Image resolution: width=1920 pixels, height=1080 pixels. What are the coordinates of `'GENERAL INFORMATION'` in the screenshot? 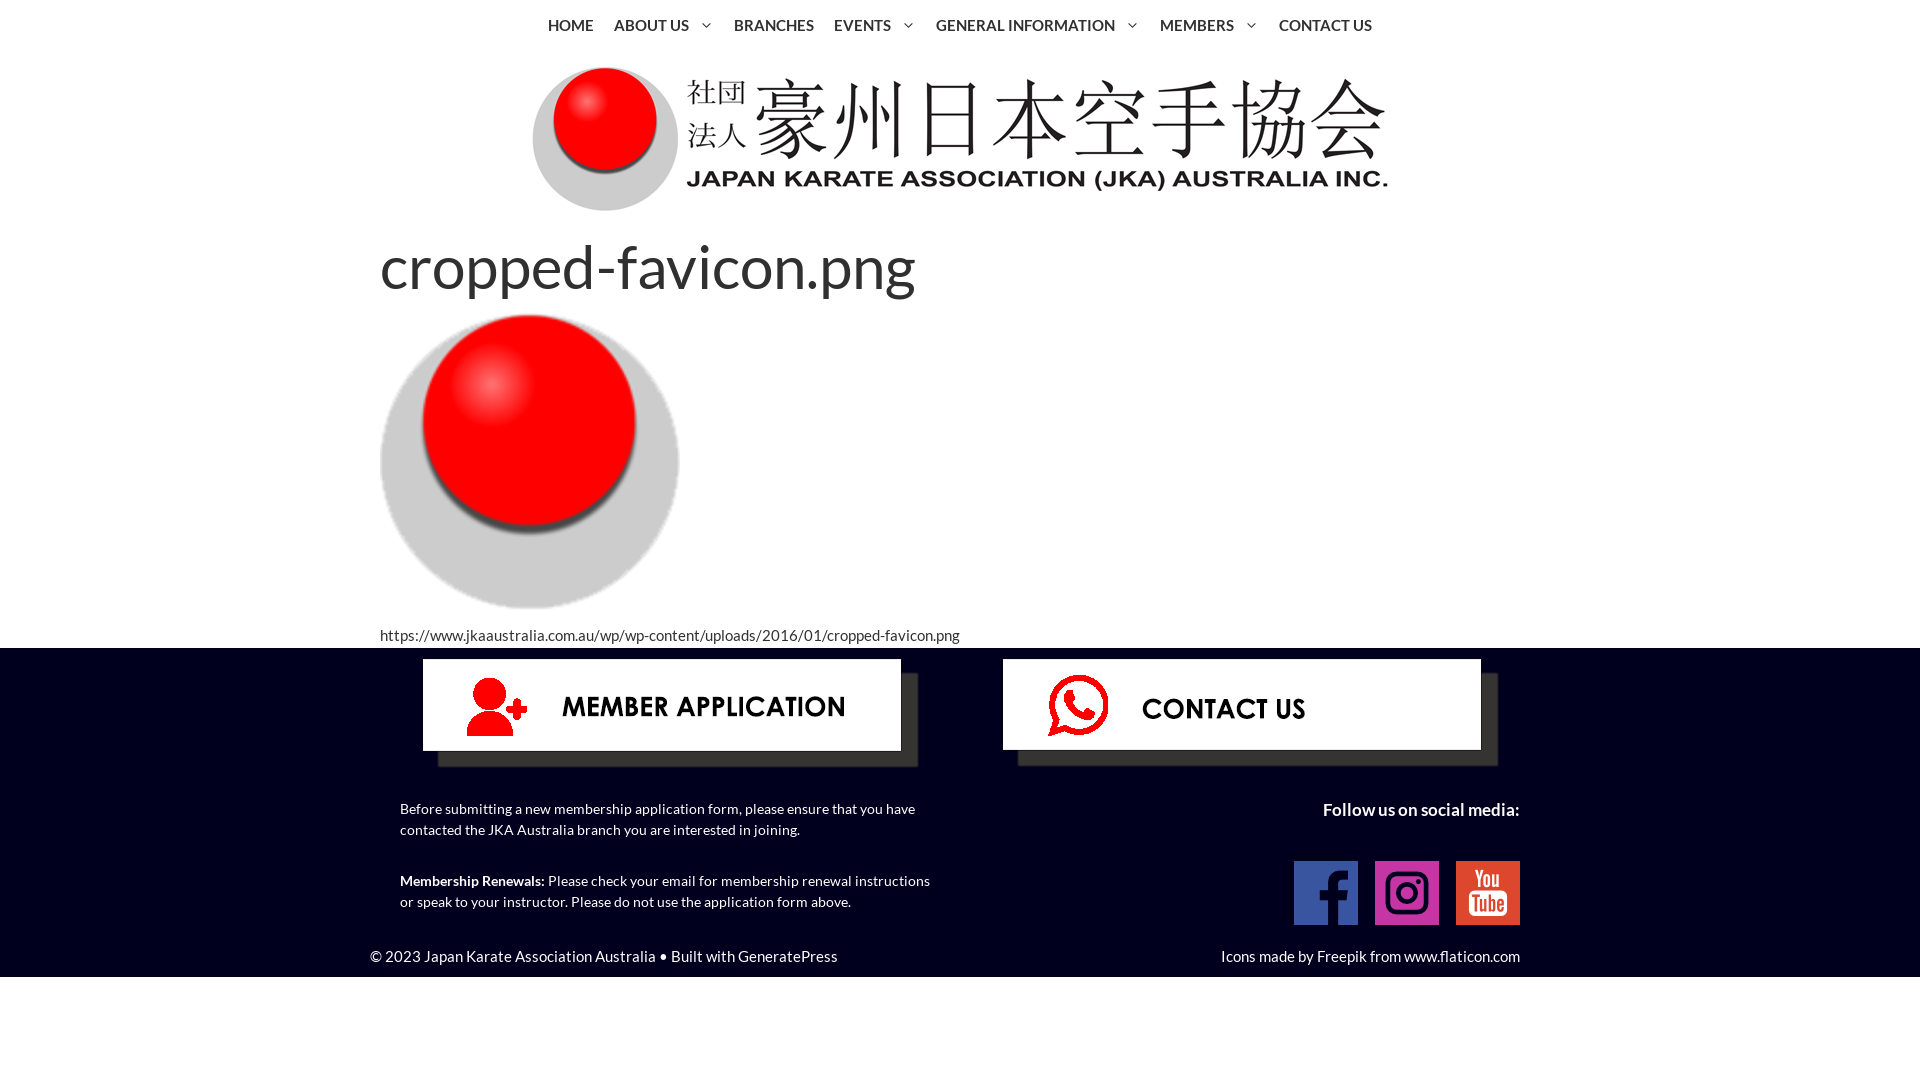 It's located at (1037, 24).